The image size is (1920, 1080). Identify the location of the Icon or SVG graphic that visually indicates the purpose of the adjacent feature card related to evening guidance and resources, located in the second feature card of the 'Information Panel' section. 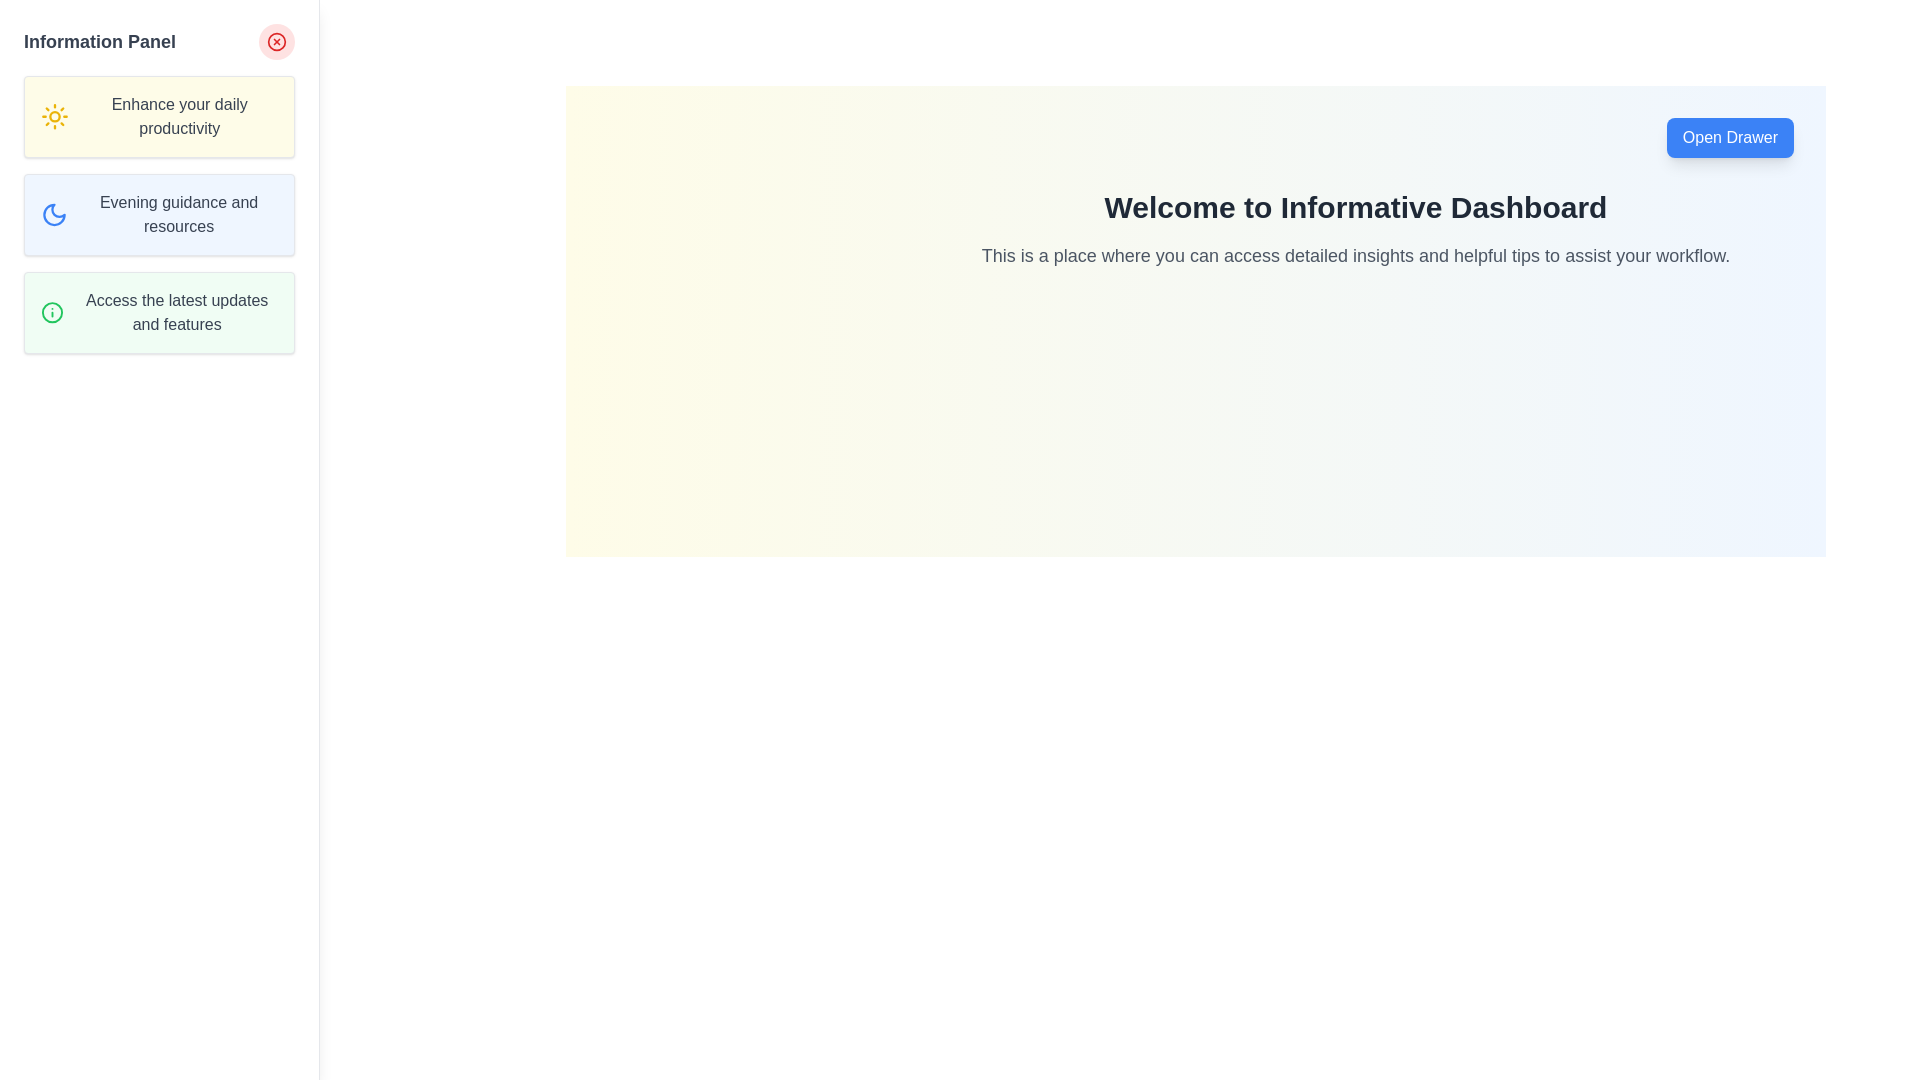
(54, 215).